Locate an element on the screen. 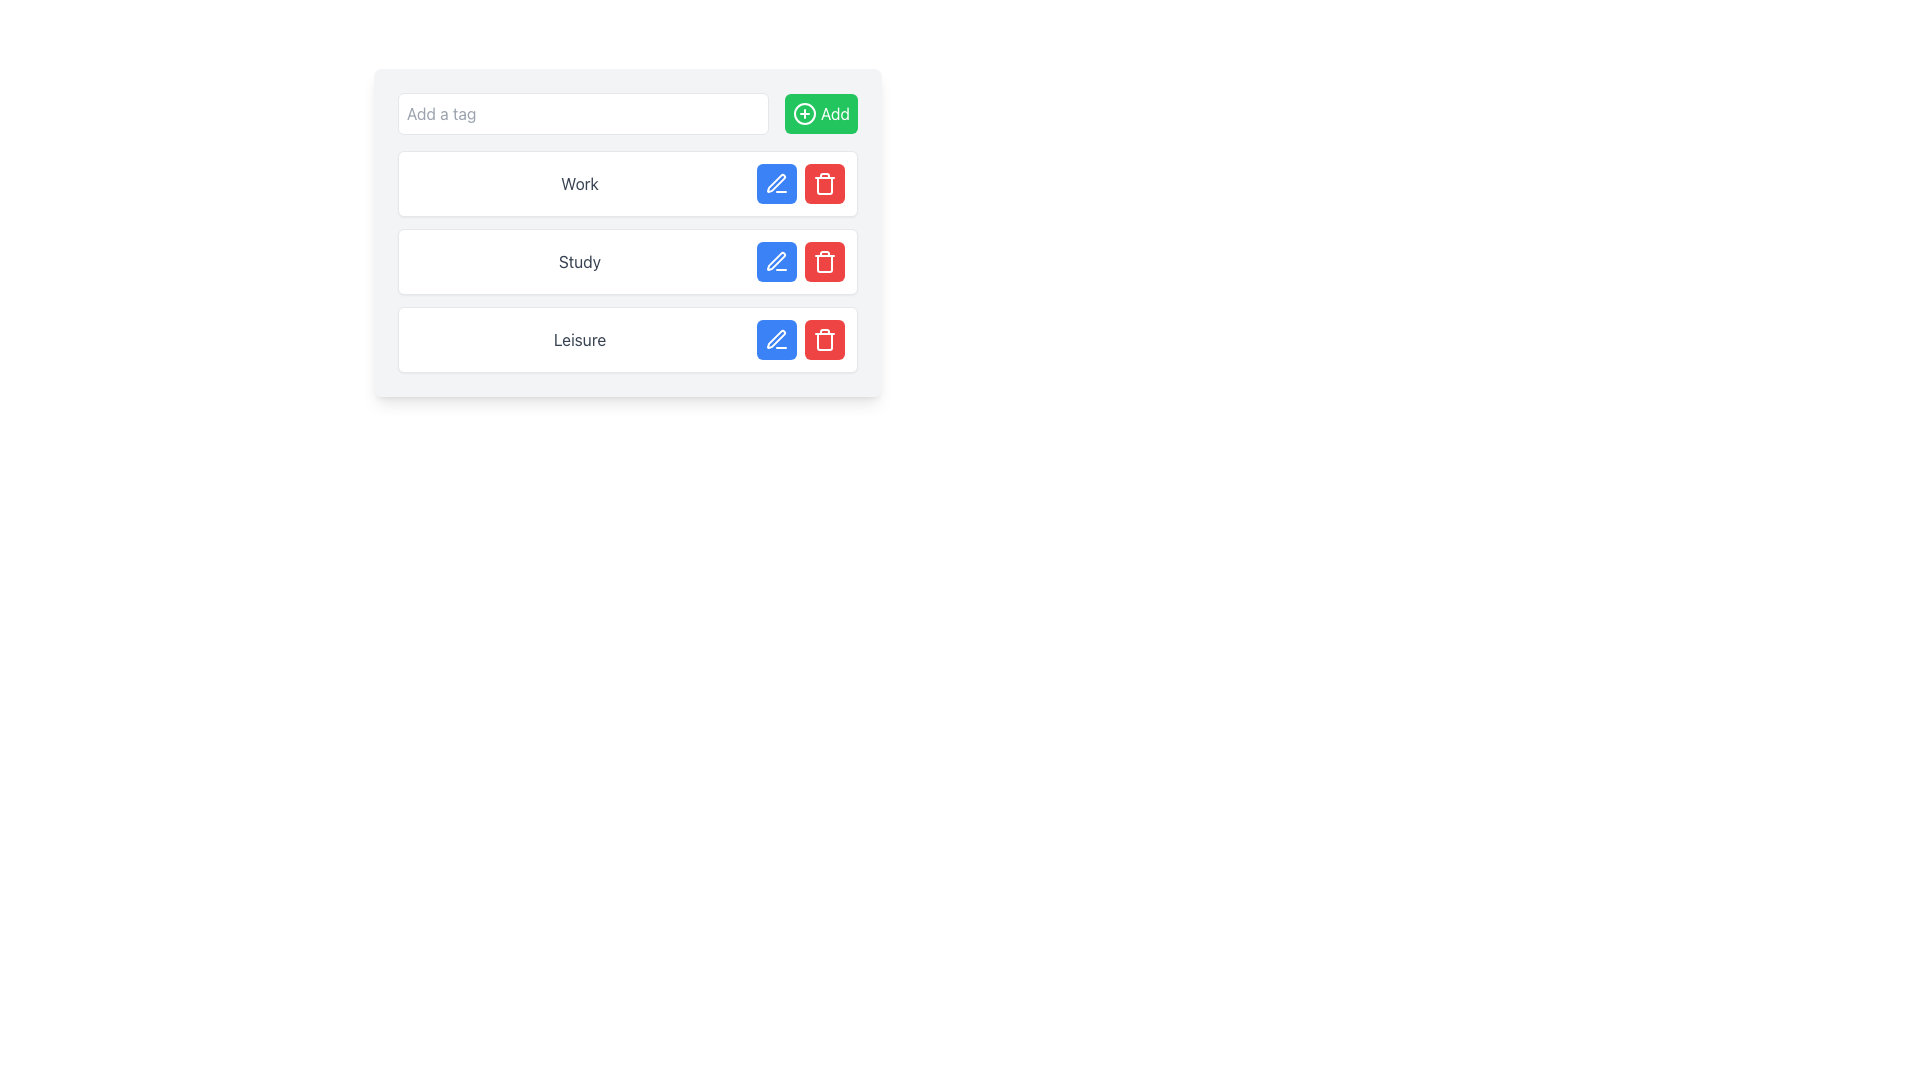  the pen icon button with a blue background located in the second list item labeled 'Study', positioned to the left of a red trash can icon is located at coordinates (776, 261).